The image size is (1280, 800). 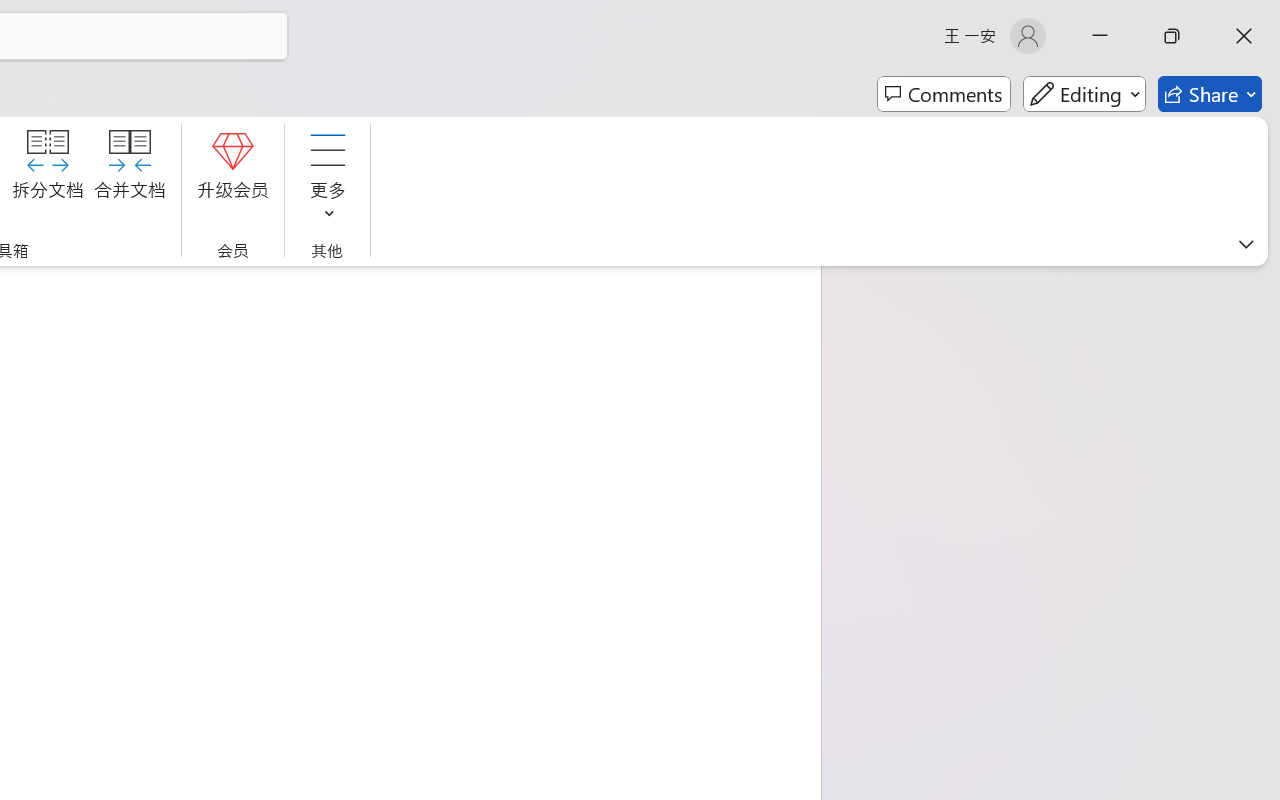 What do you see at coordinates (1209, 94) in the screenshot?
I see `'Share'` at bounding box center [1209, 94].